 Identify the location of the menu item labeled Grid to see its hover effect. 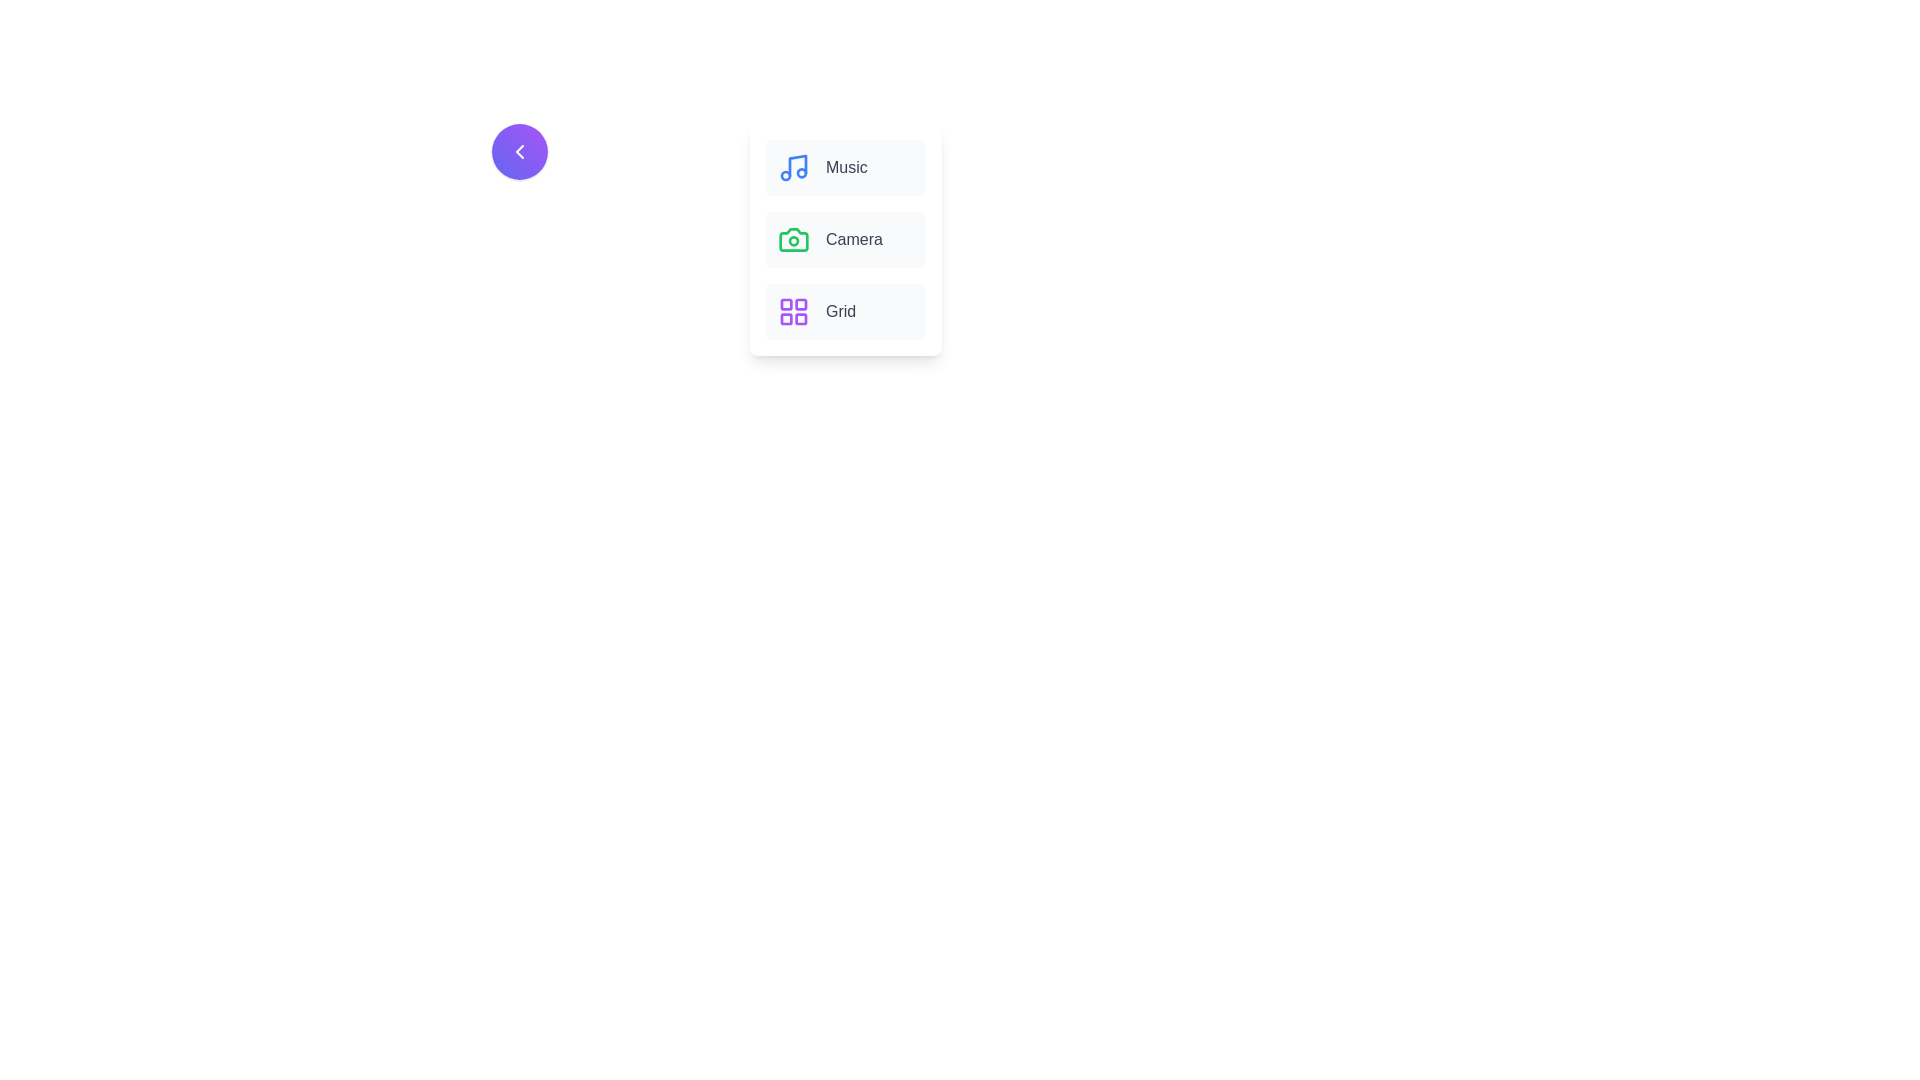
(845, 312).